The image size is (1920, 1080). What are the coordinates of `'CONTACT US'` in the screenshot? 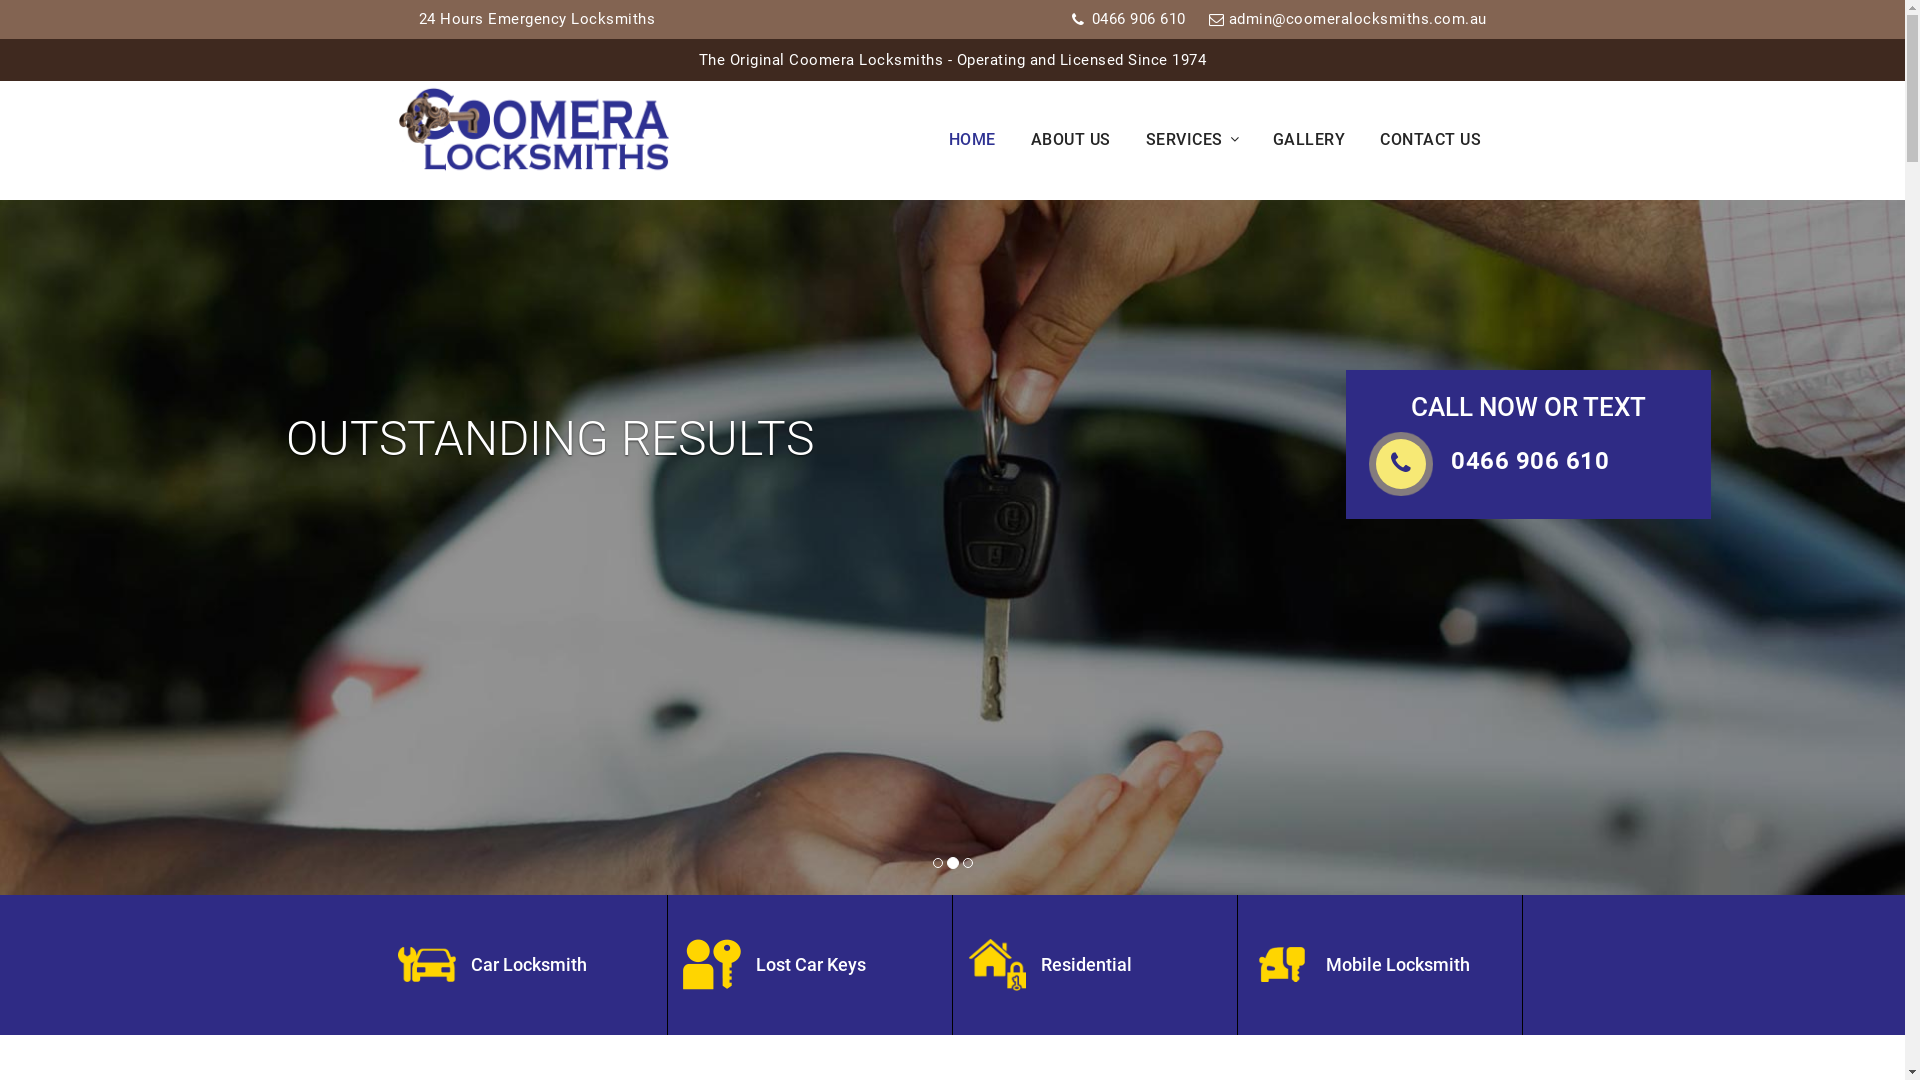 It's located at (1443, 139).